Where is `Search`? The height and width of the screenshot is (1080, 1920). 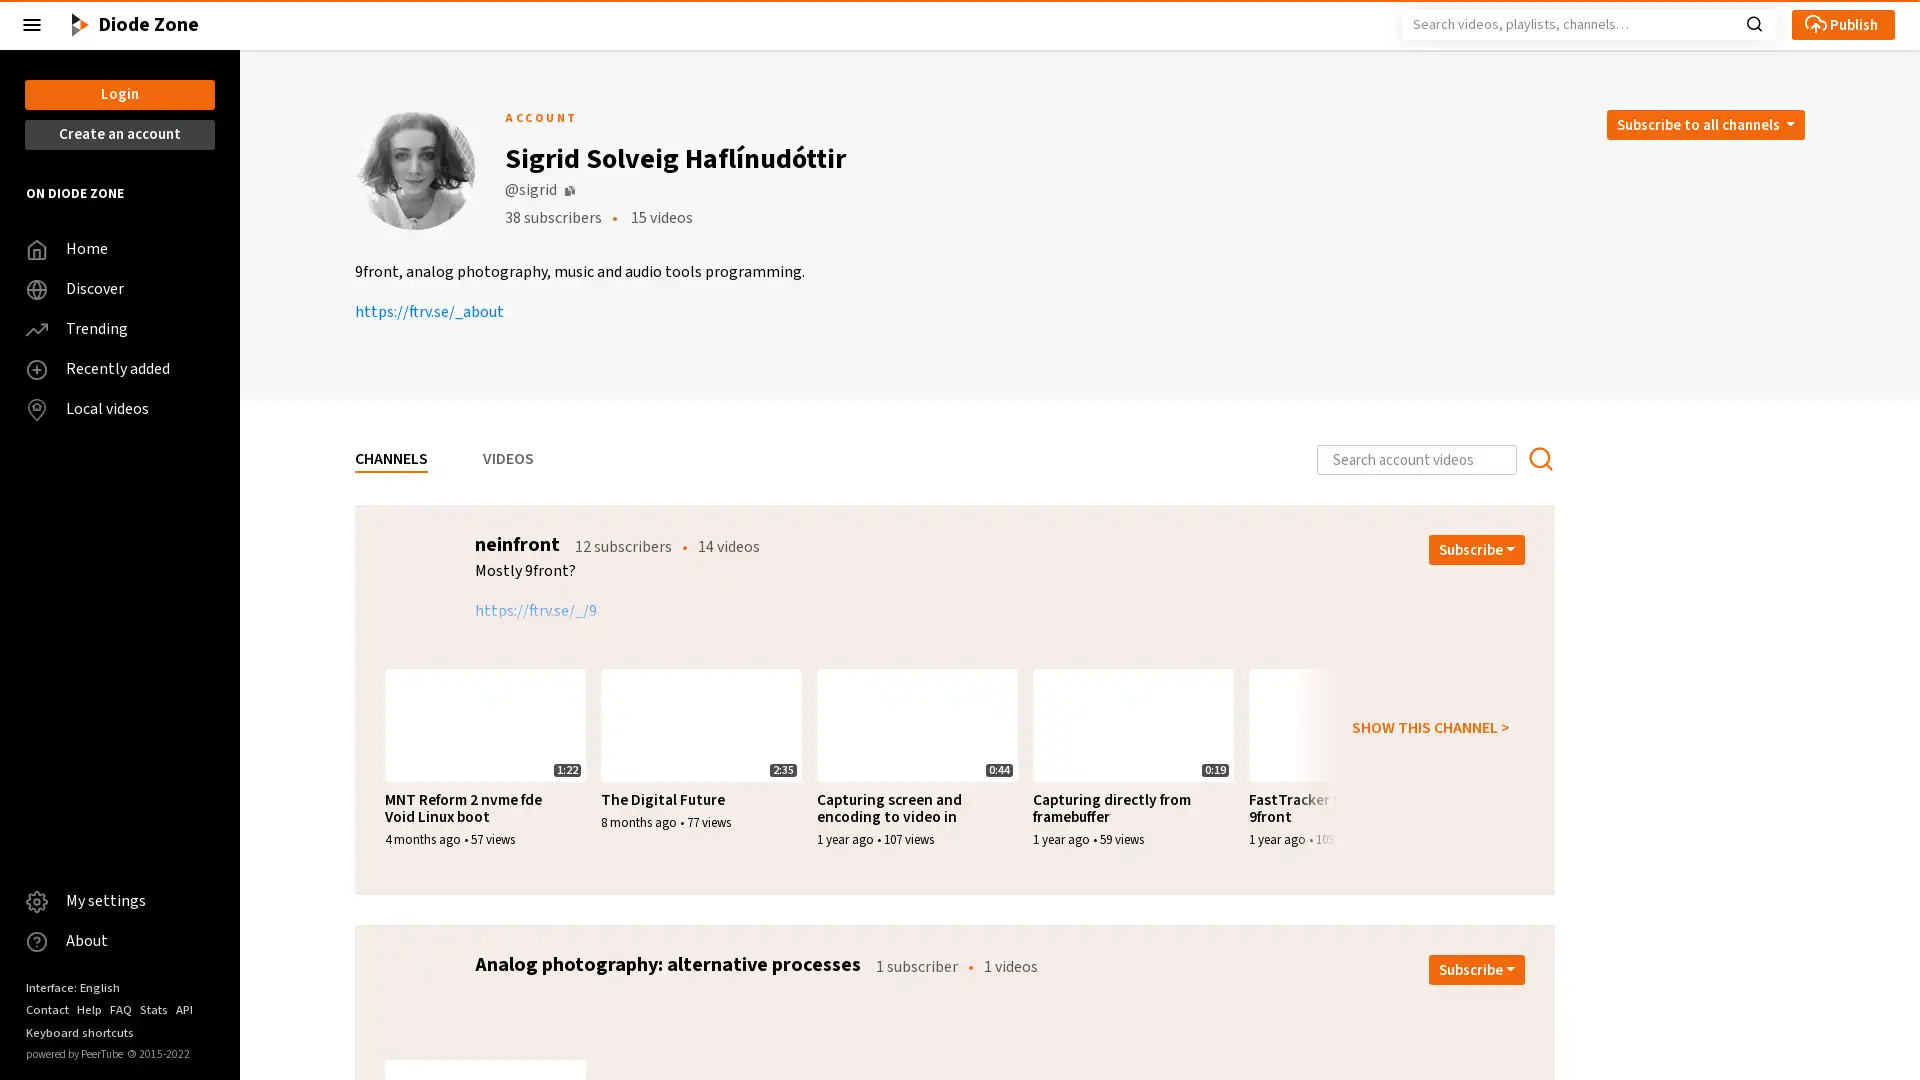 Search is located at coordinates (1753, 22).